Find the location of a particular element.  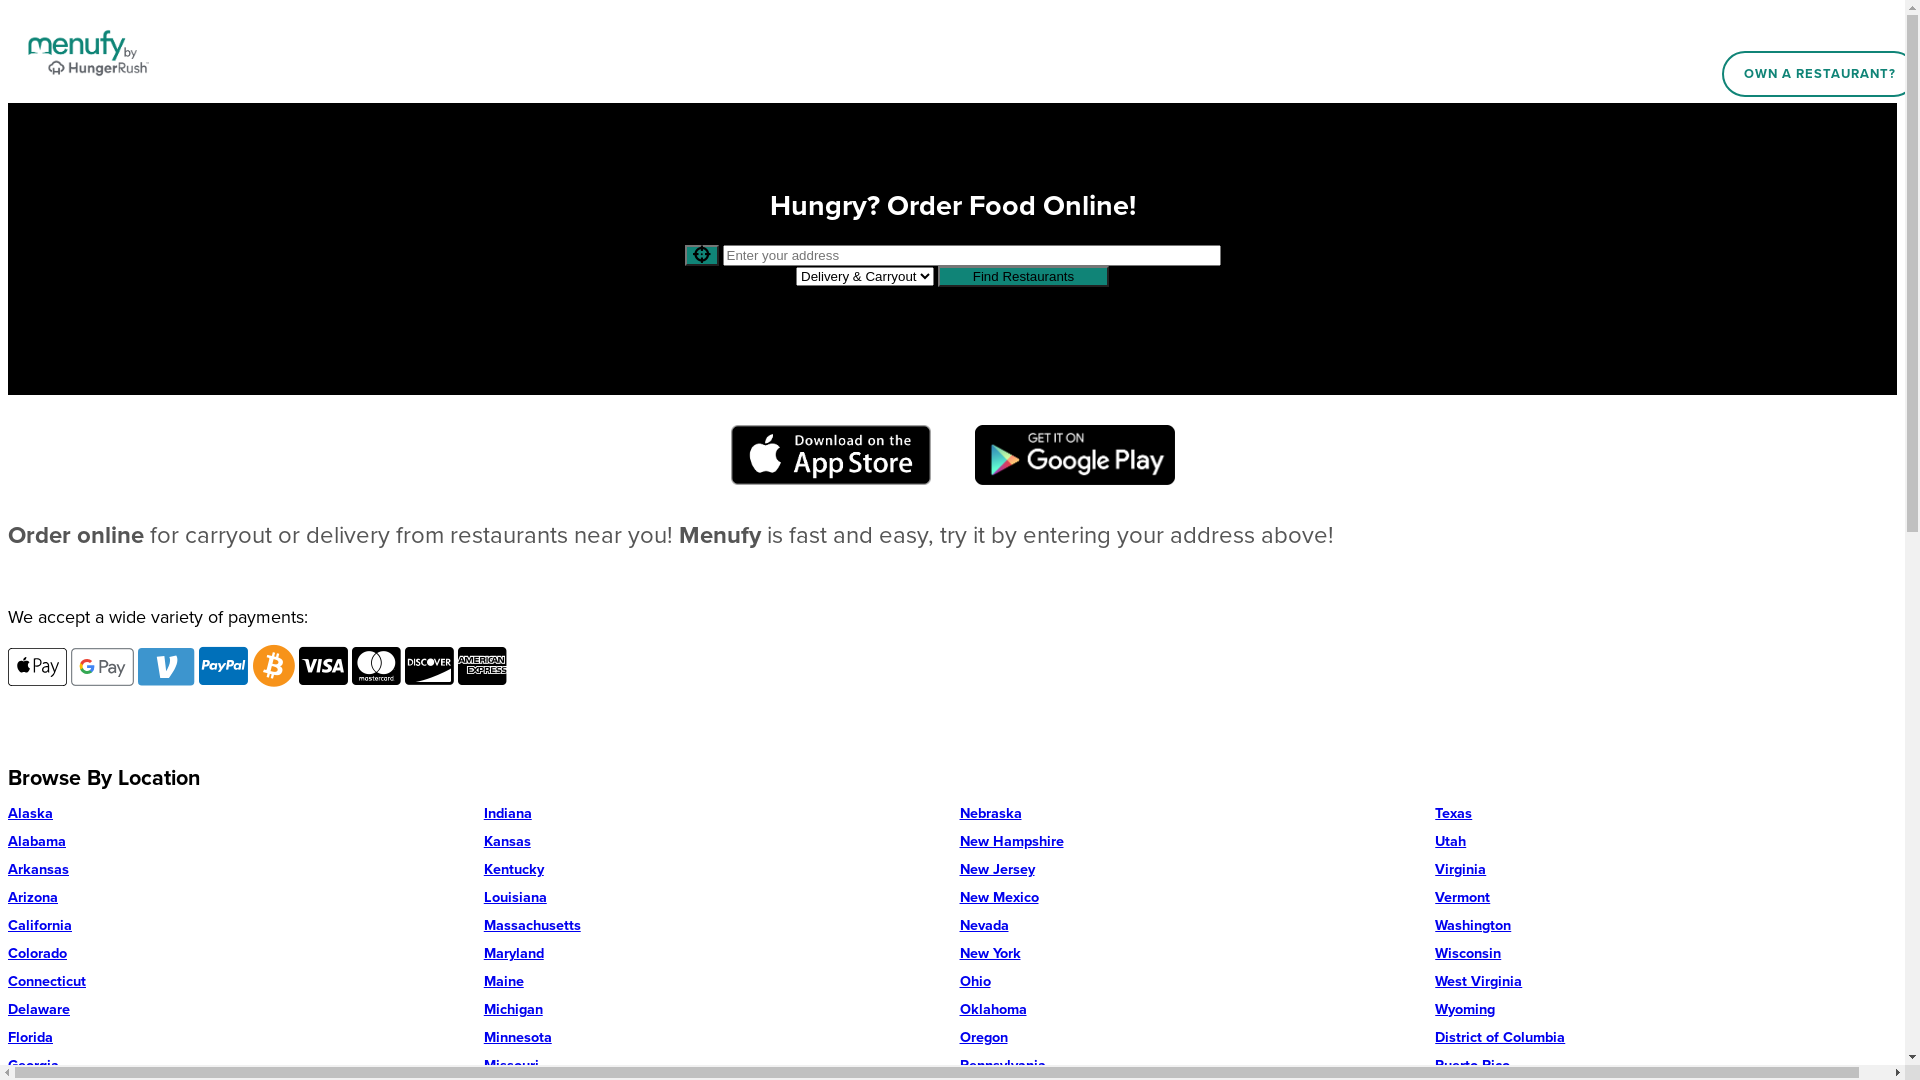

'Georgia' is located at coordinates (8, 1064).